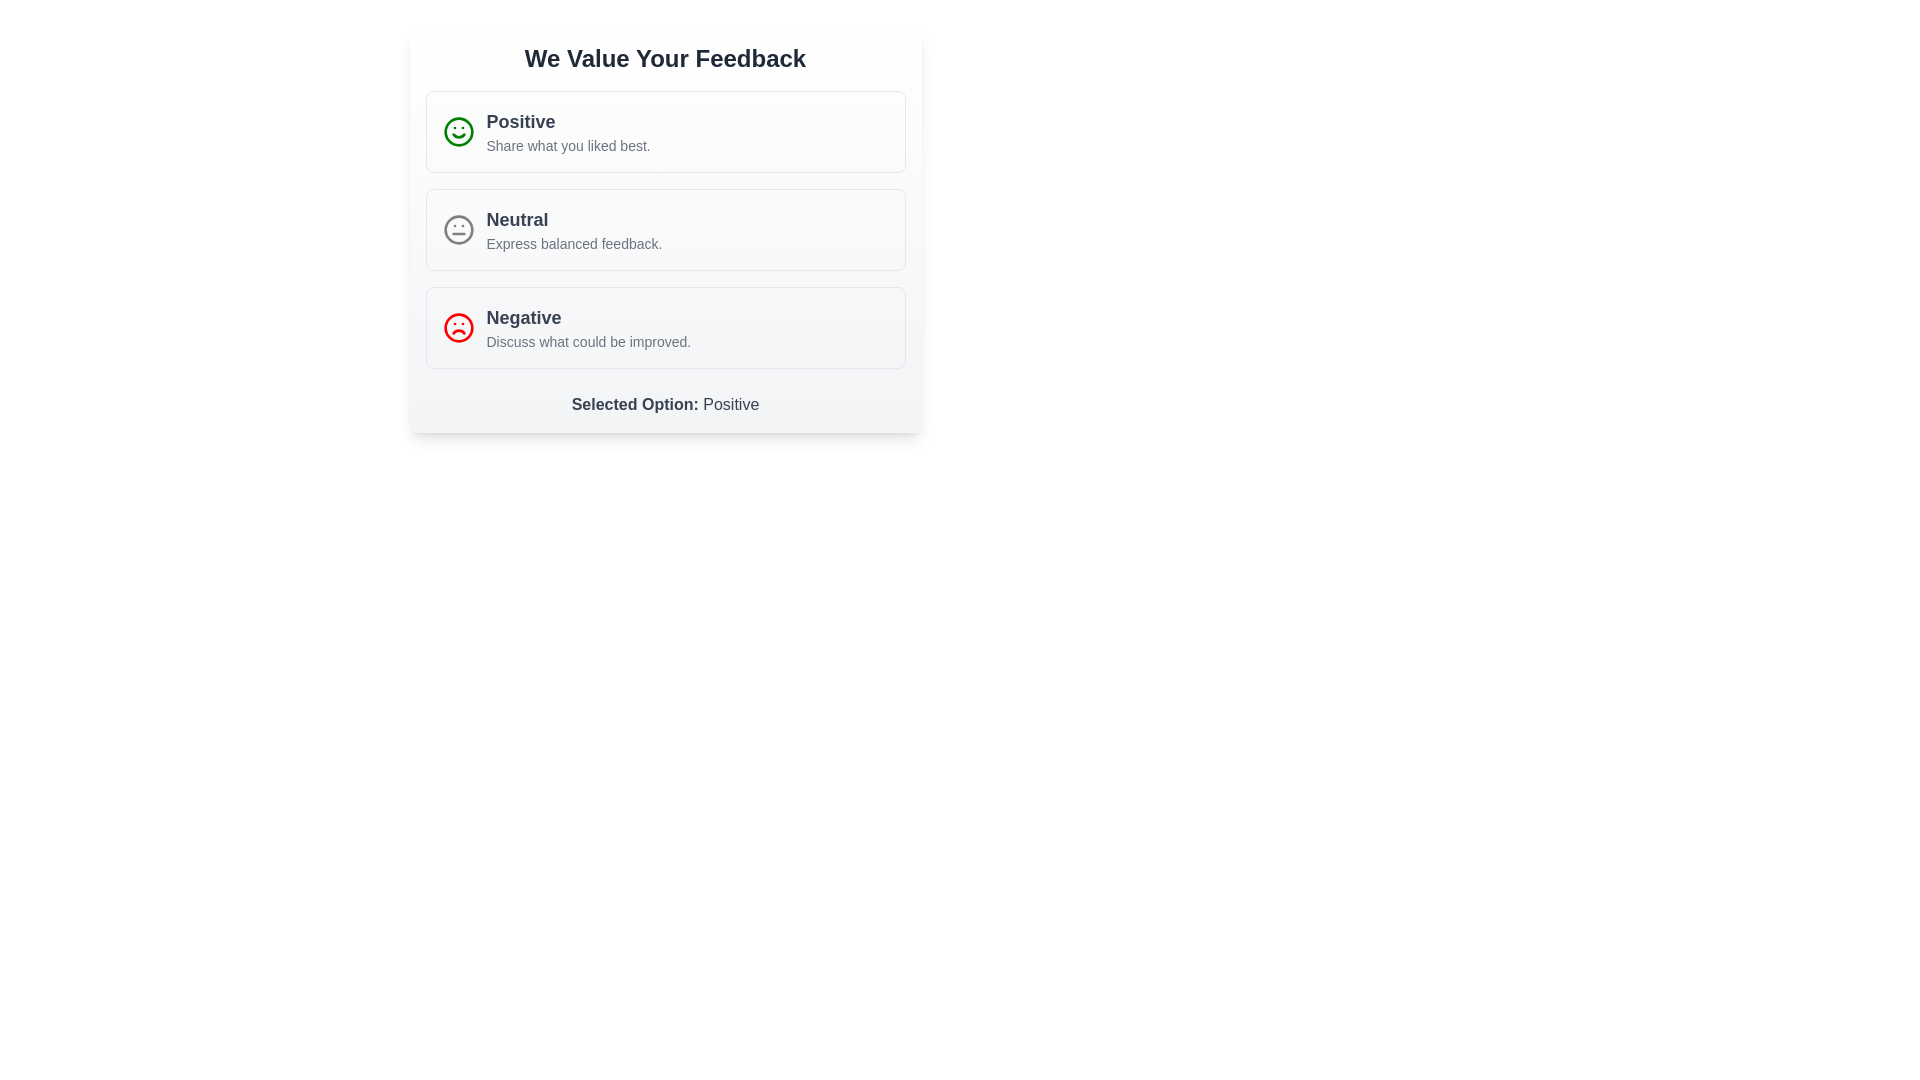 Image resolution: width=1920 pixels, height=1080 pixels. Describe the element at coordinates (457, 326) in the screenshot. I see `the 'Negative' feedback icon, which serves as a visual marker for the third feedback option in the list` at that location.